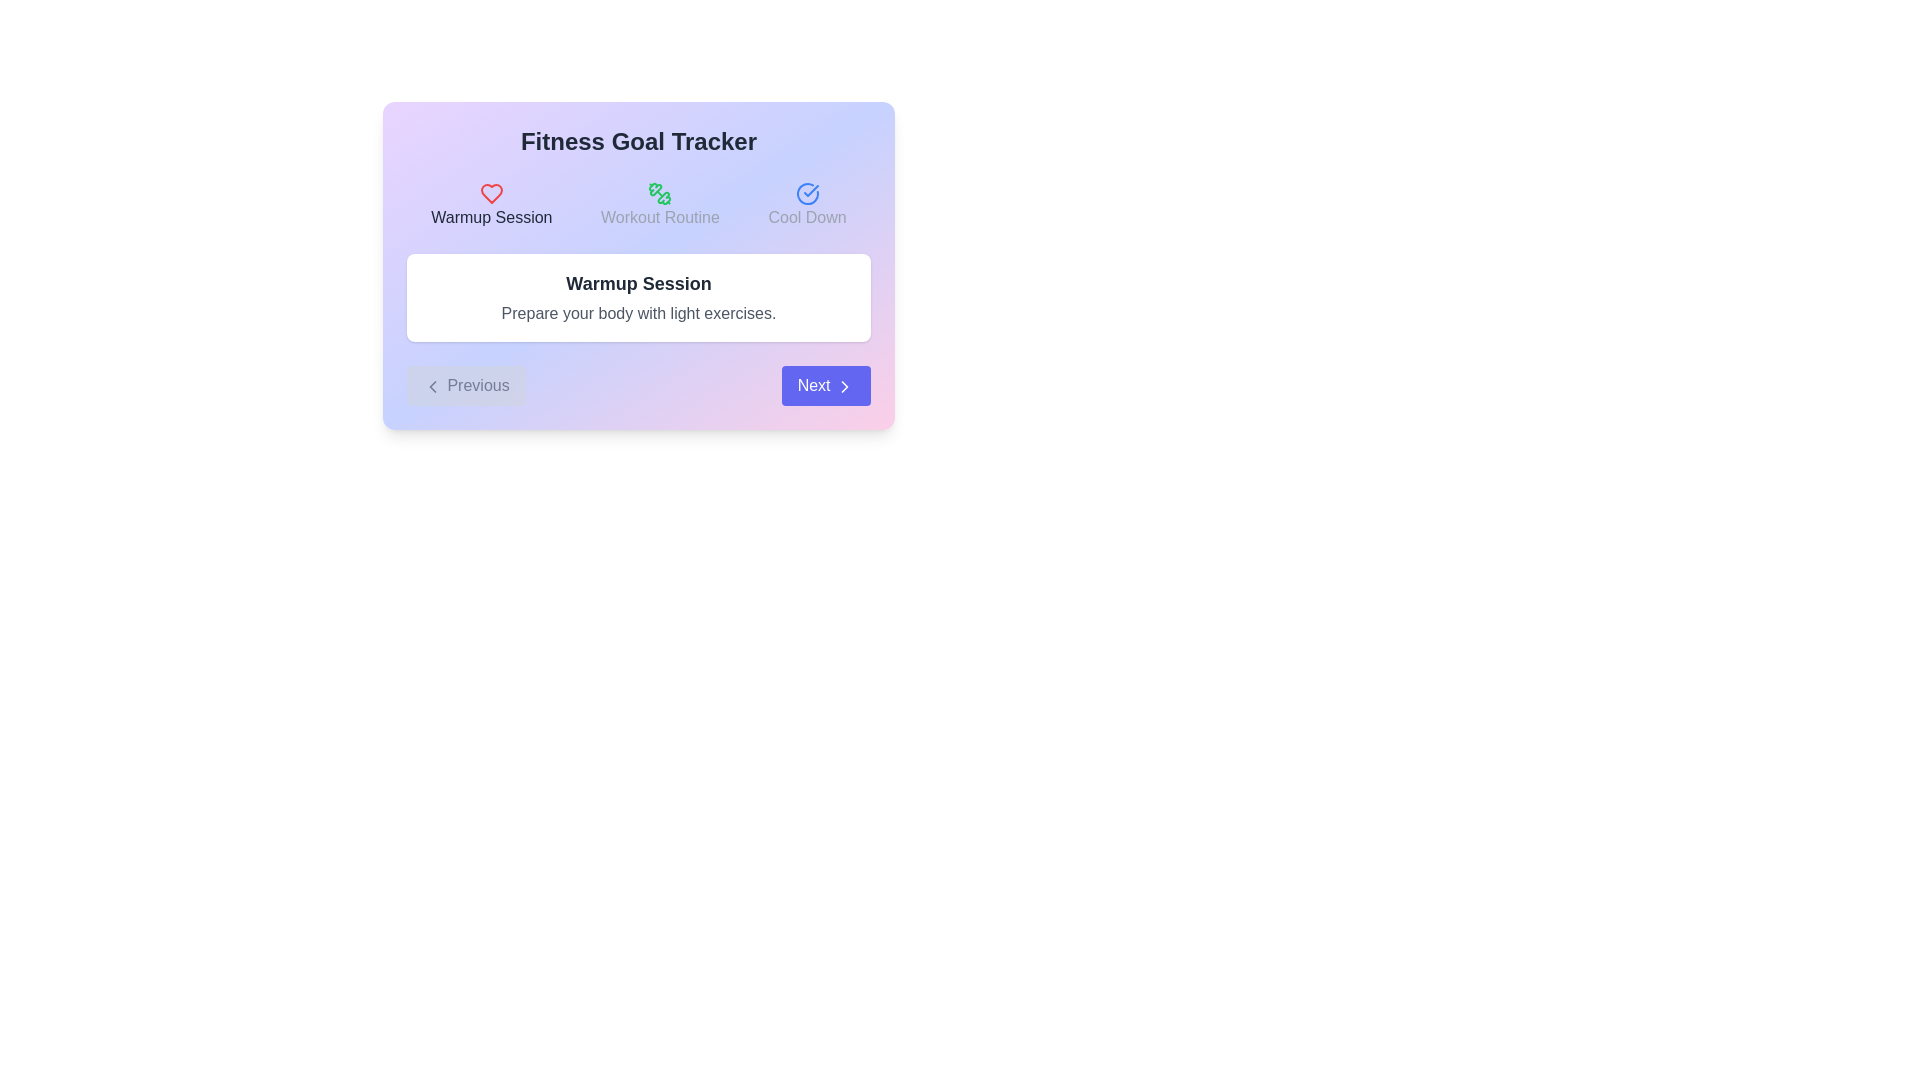 This screenshot has height=1080, width=1920. Describe the element at coordinates (811, 191) in the screenshot. I see `the status of the check mark symbol within the circular icon associated with the 'Cool Down' section in the top-right part of the interface` at that location.